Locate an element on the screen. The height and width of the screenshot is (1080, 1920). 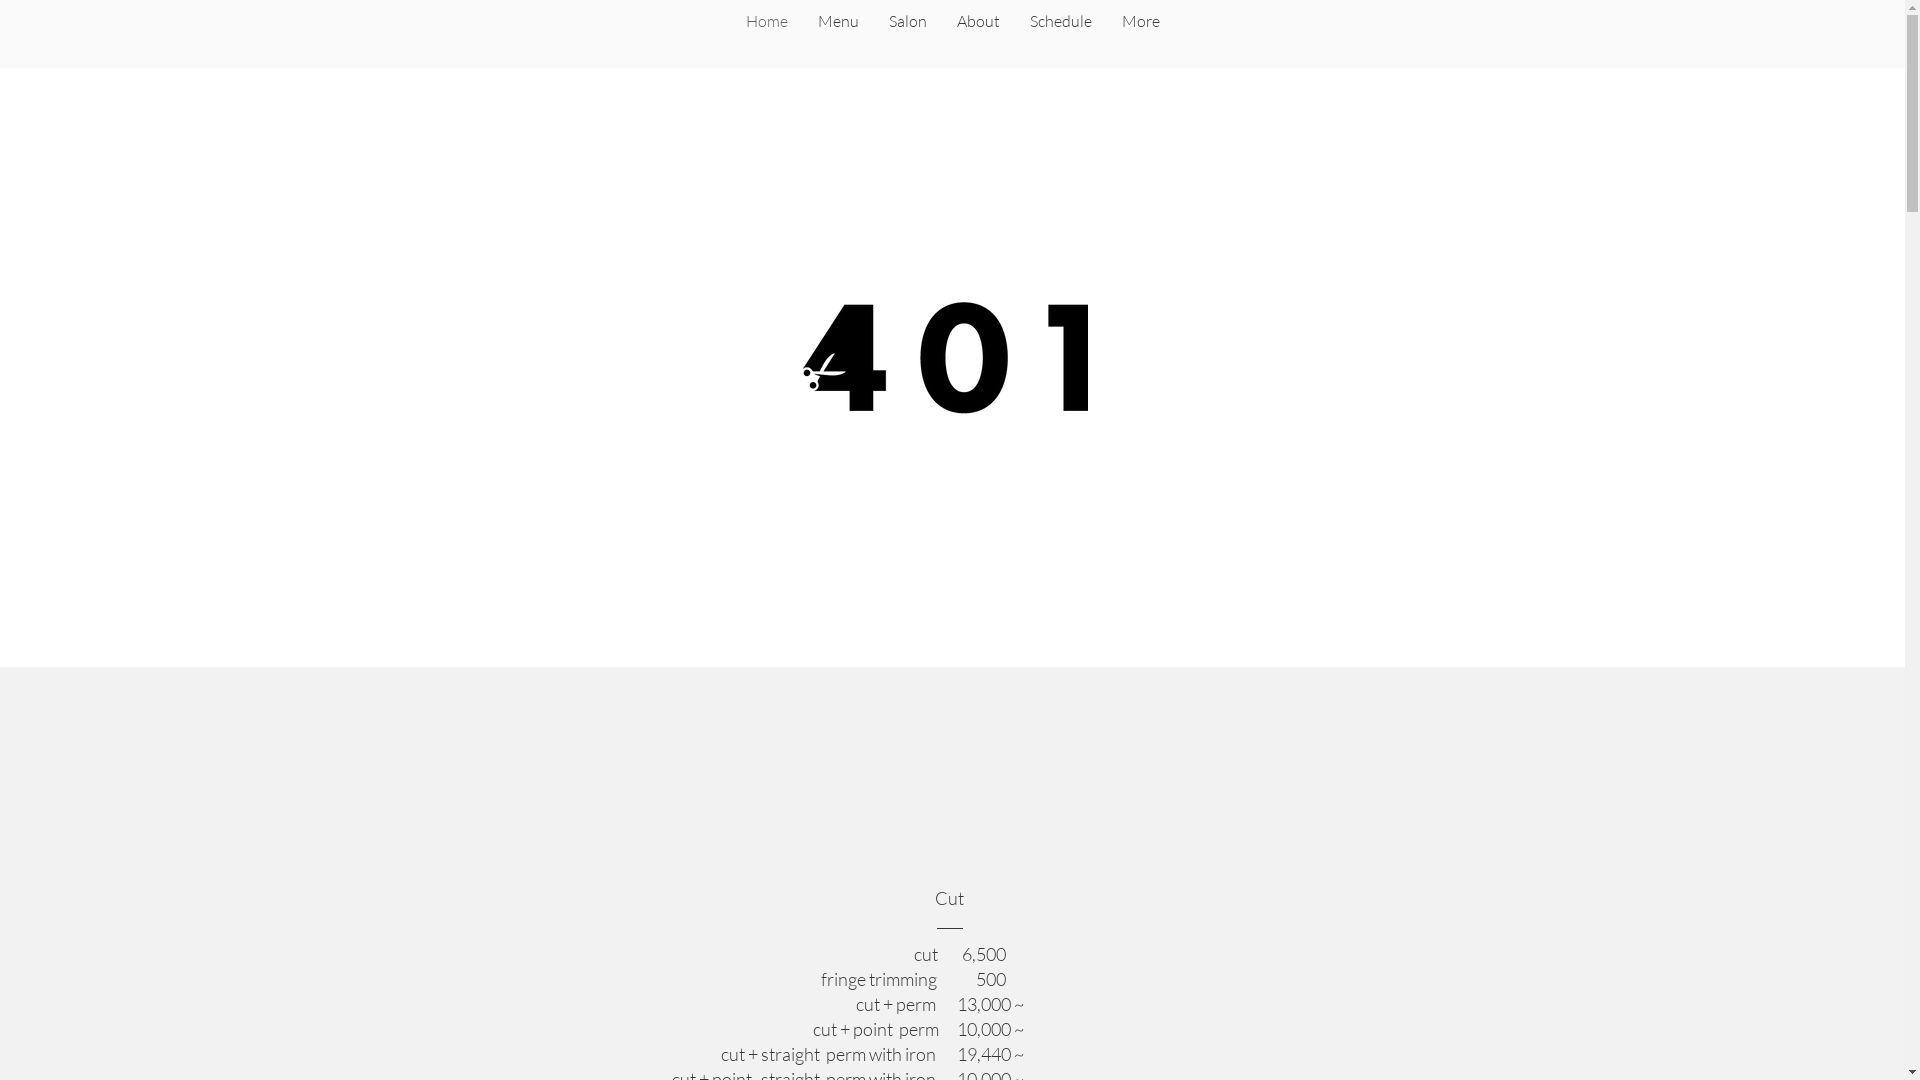
'Schedule' is located at coordinates (1013, 34).